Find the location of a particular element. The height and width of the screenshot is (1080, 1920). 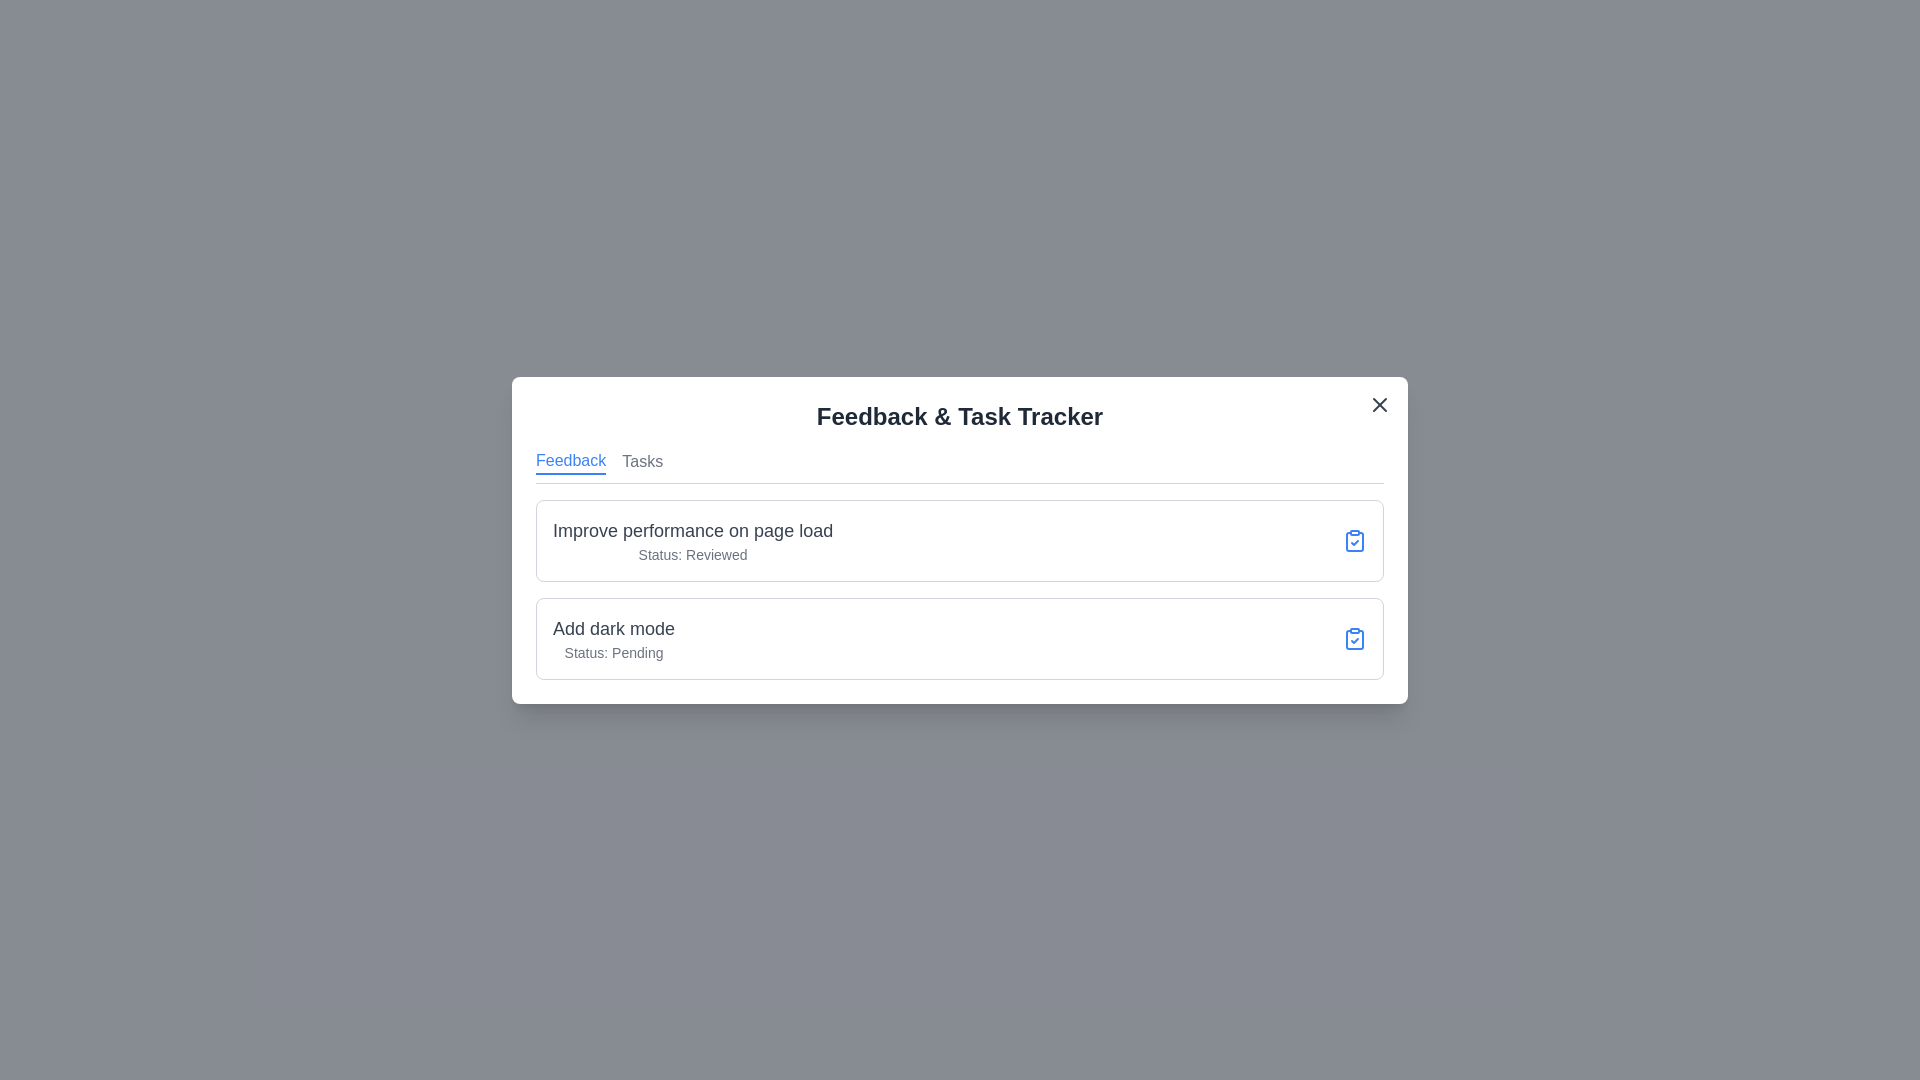

the Interactive tab in the header section, positioned to the left of the 'Tasks' option is located at coordinates (570, 461).